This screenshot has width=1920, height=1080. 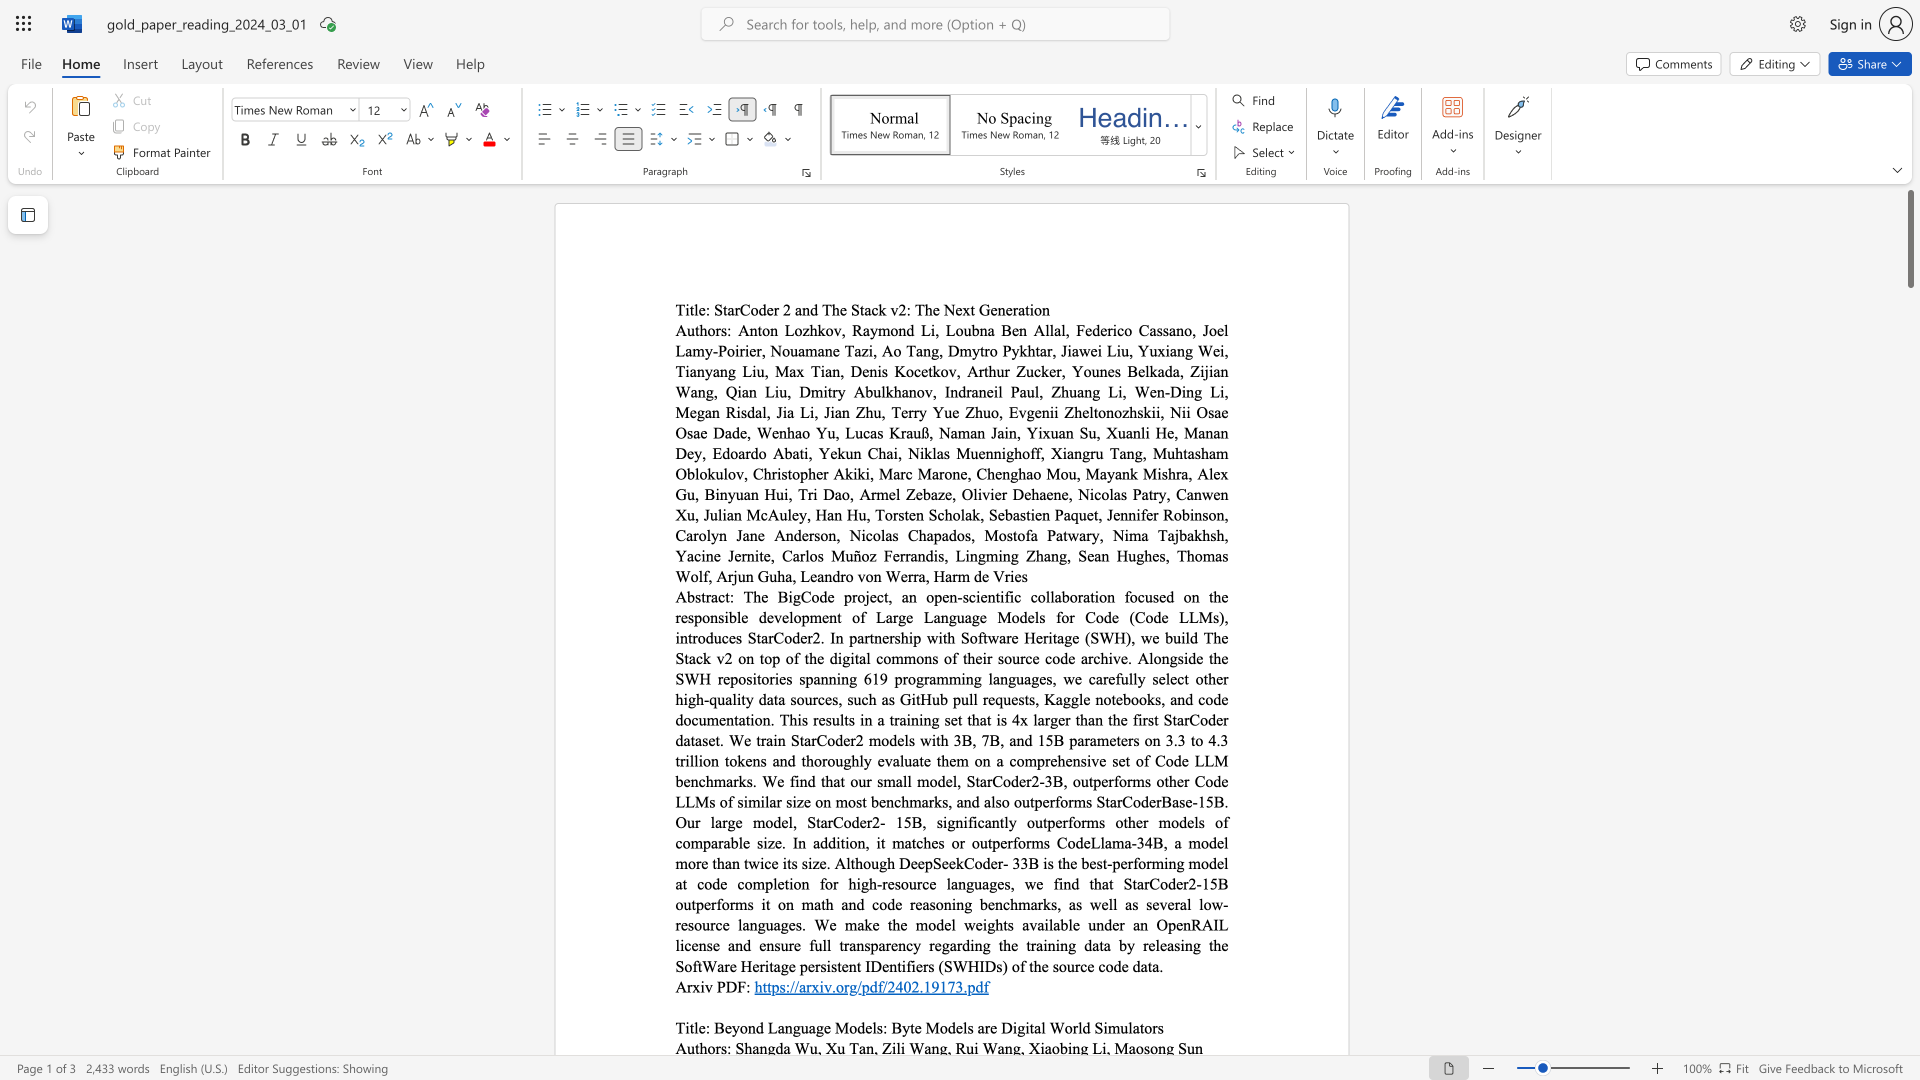 I want to click on the vertical scrollbar to lower the page content, so click(x=1909, y=650).